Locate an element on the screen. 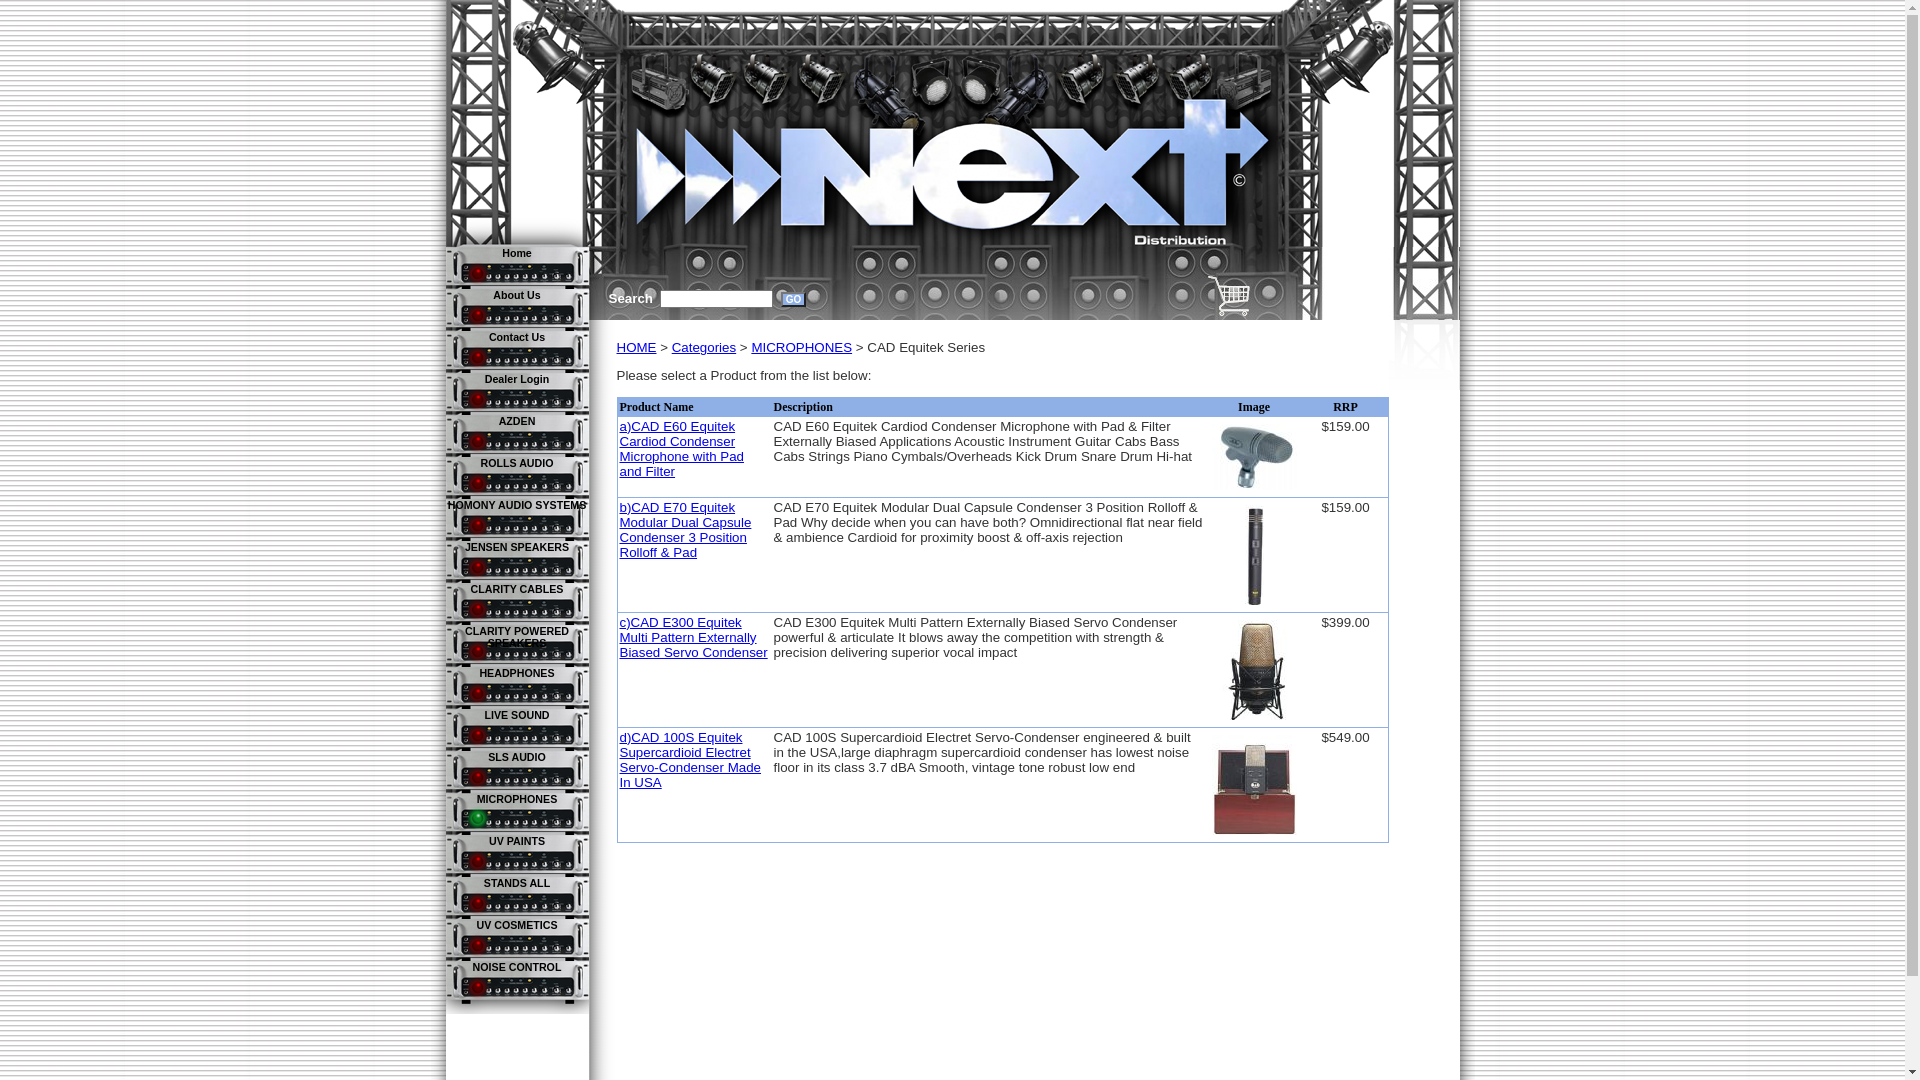 Image resolution: width=1920 pixels, height=1080 pixels. 'Categories' is located at coordinates (672, 346).